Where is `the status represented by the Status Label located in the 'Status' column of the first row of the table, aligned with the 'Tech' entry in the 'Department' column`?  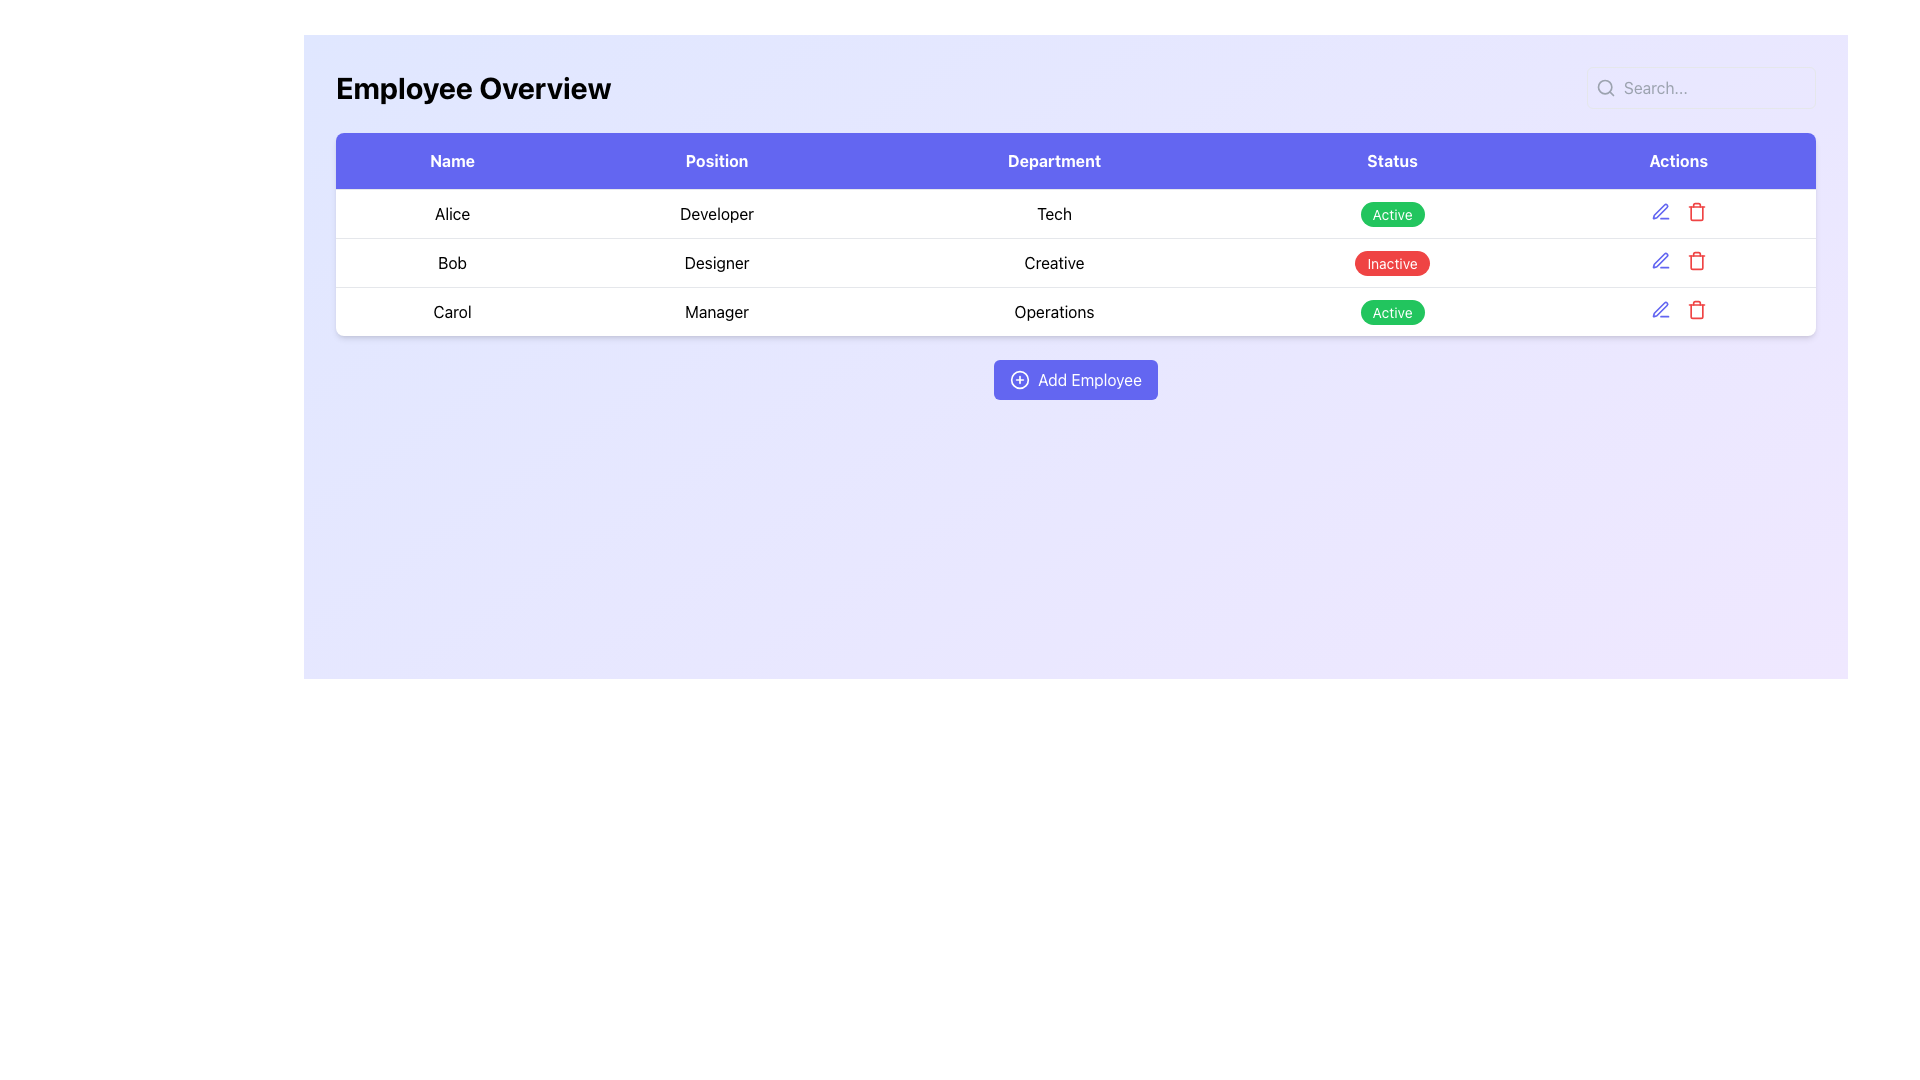
the status represented by the Status Label located in the 'Status' column of the first row of the table, aligned with the 'Tech' entry in the 'Department' column is located at coordinates (1391, 213).